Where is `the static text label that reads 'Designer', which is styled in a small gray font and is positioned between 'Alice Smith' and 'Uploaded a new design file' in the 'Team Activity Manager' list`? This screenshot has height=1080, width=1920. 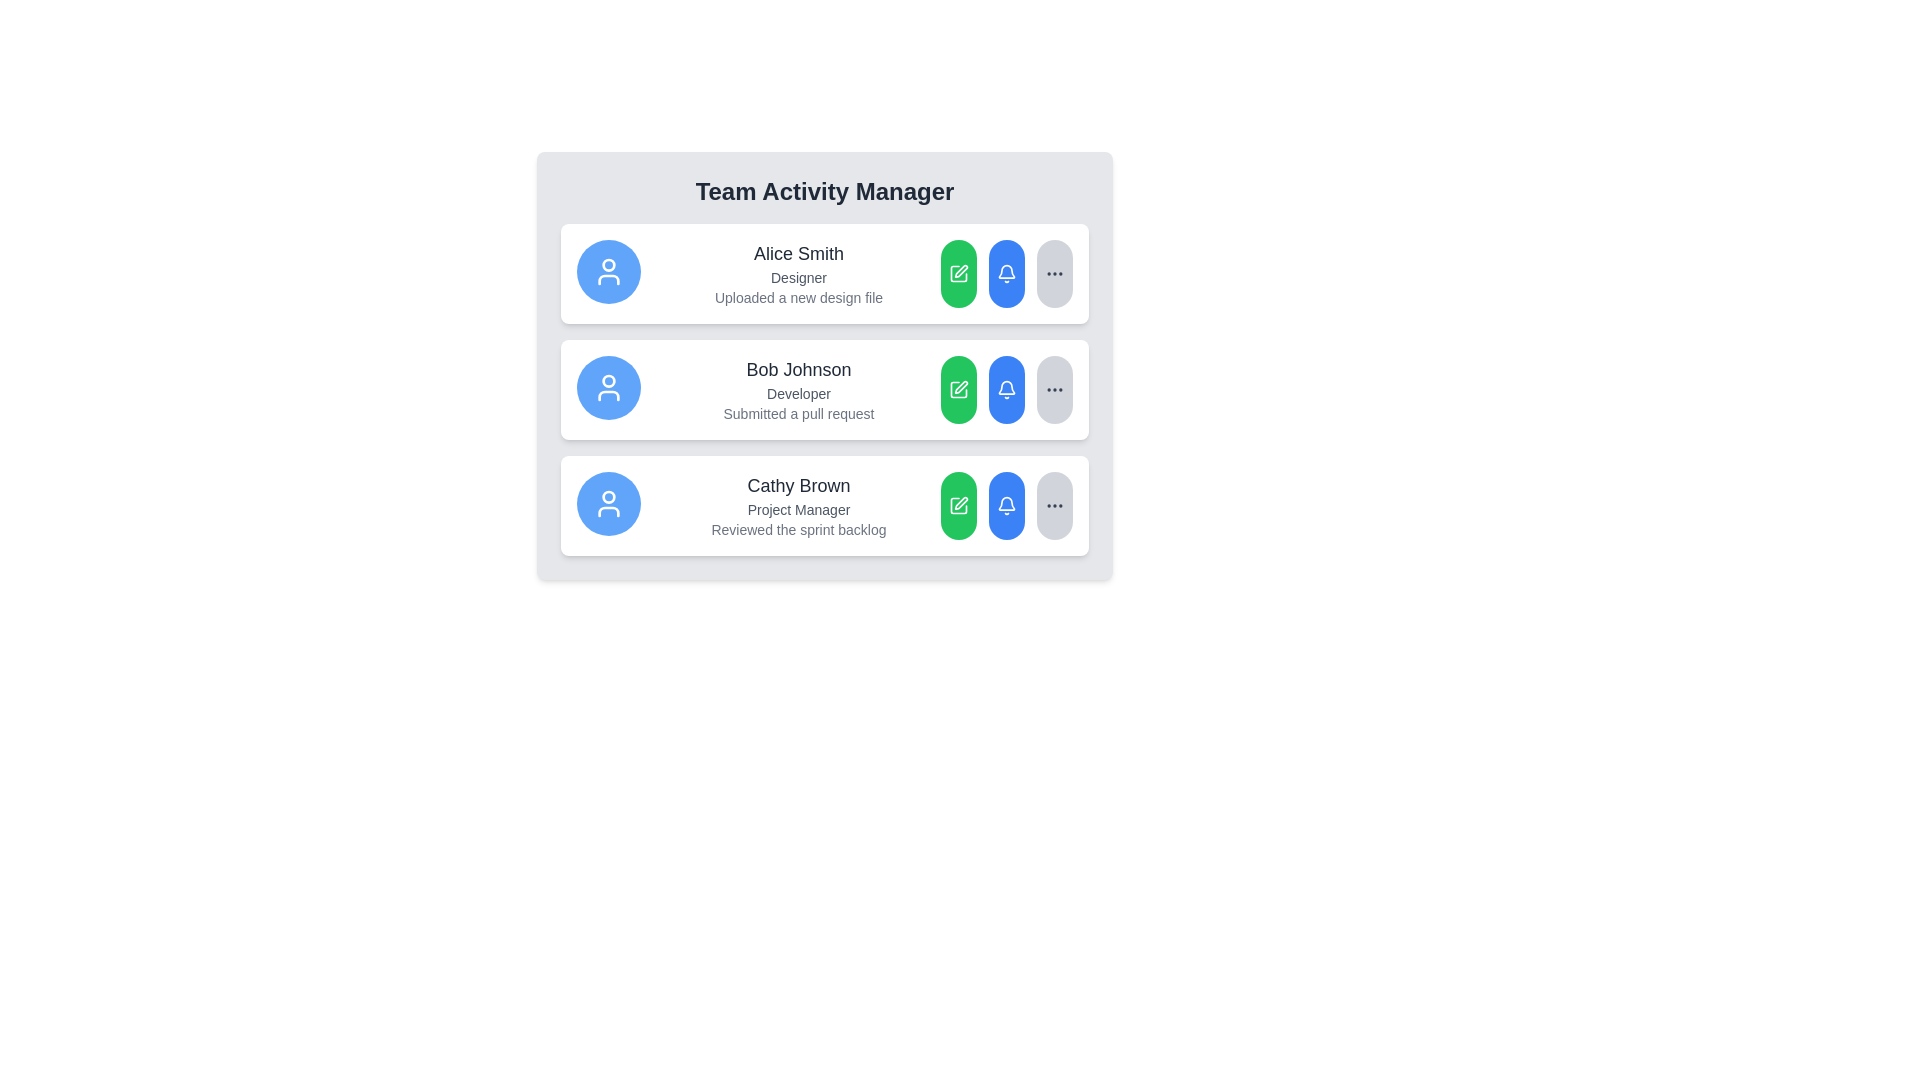 the static text label that reads 'Designer', which is styled in a small gray font and is positioned between 'Alice Smith' and 'Uploaded a new design file' in the 'Team Activity Manager' list is located at coordinates (797, 277).